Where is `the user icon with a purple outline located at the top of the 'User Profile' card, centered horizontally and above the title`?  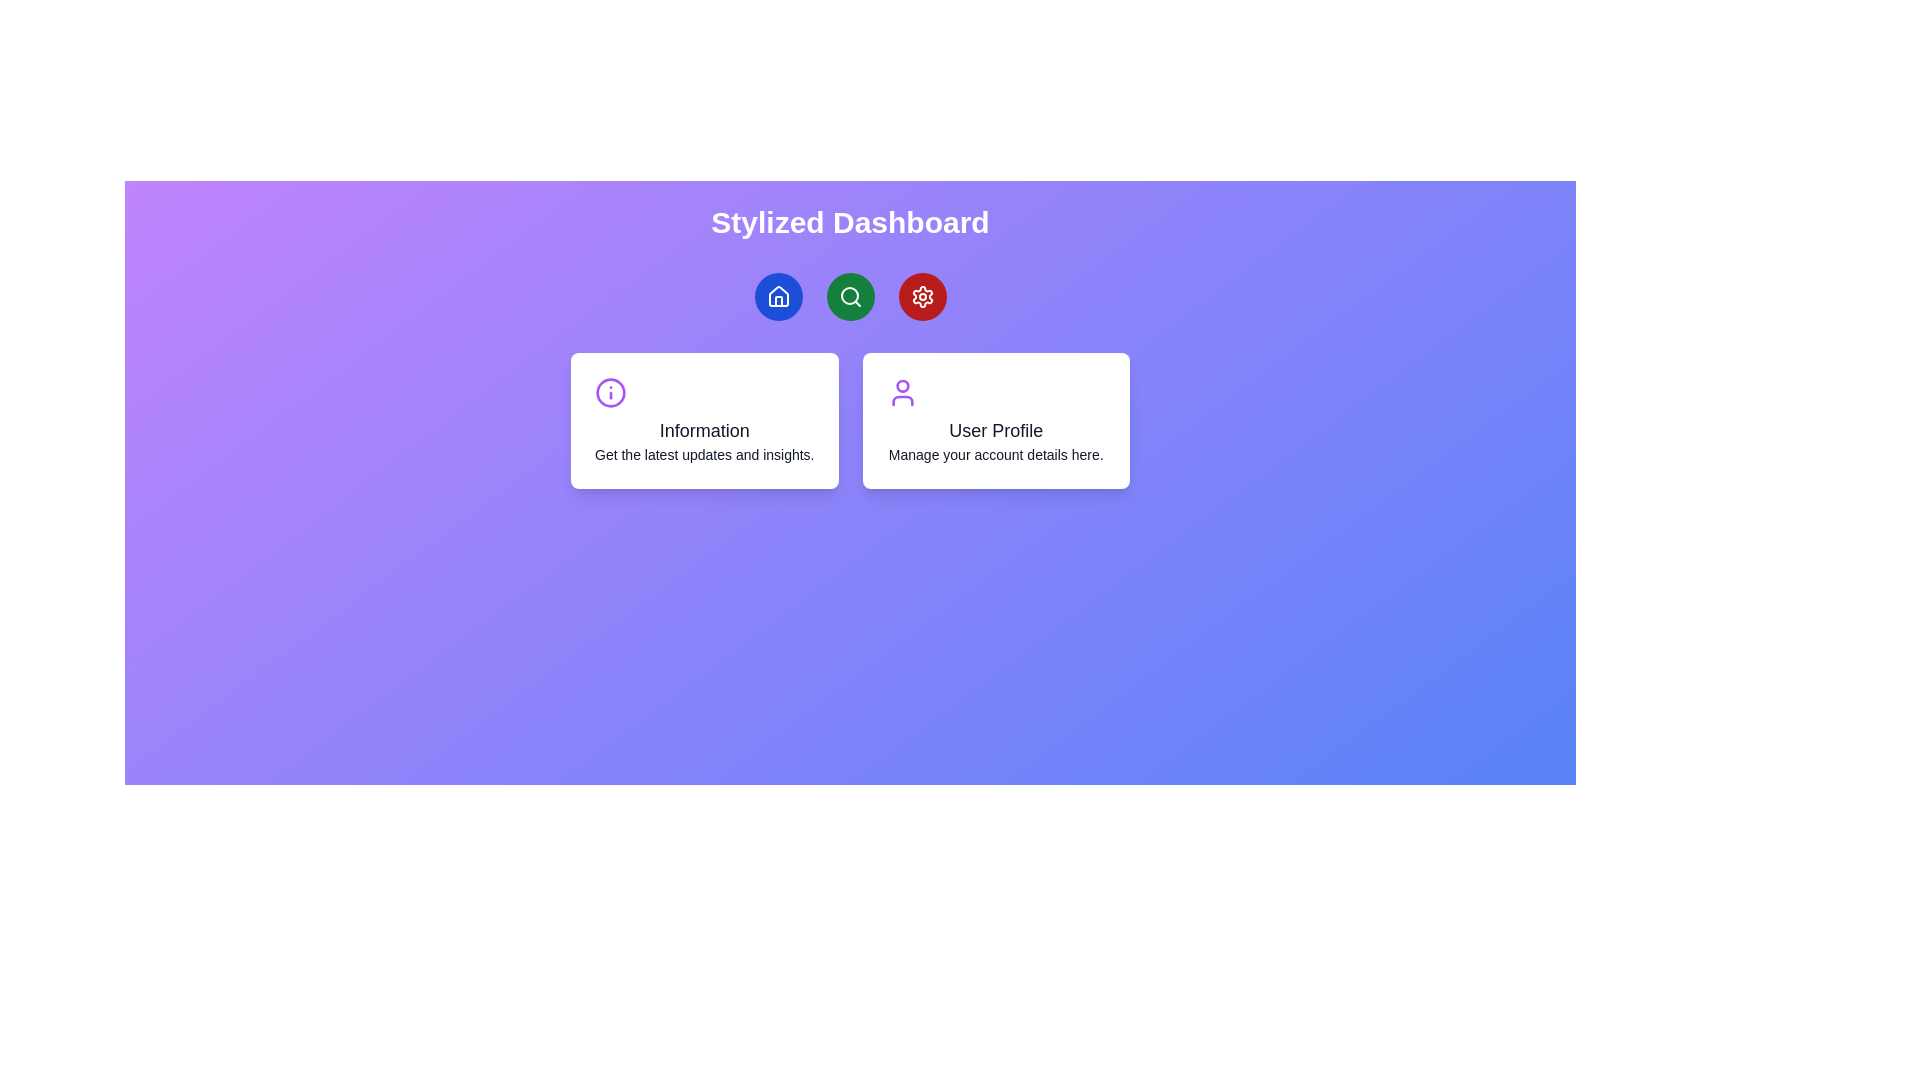
the user icon with a purple outline located at the top of the 'User Profile' card, centered horizontally and above the title is located at coordinates (901, 393).